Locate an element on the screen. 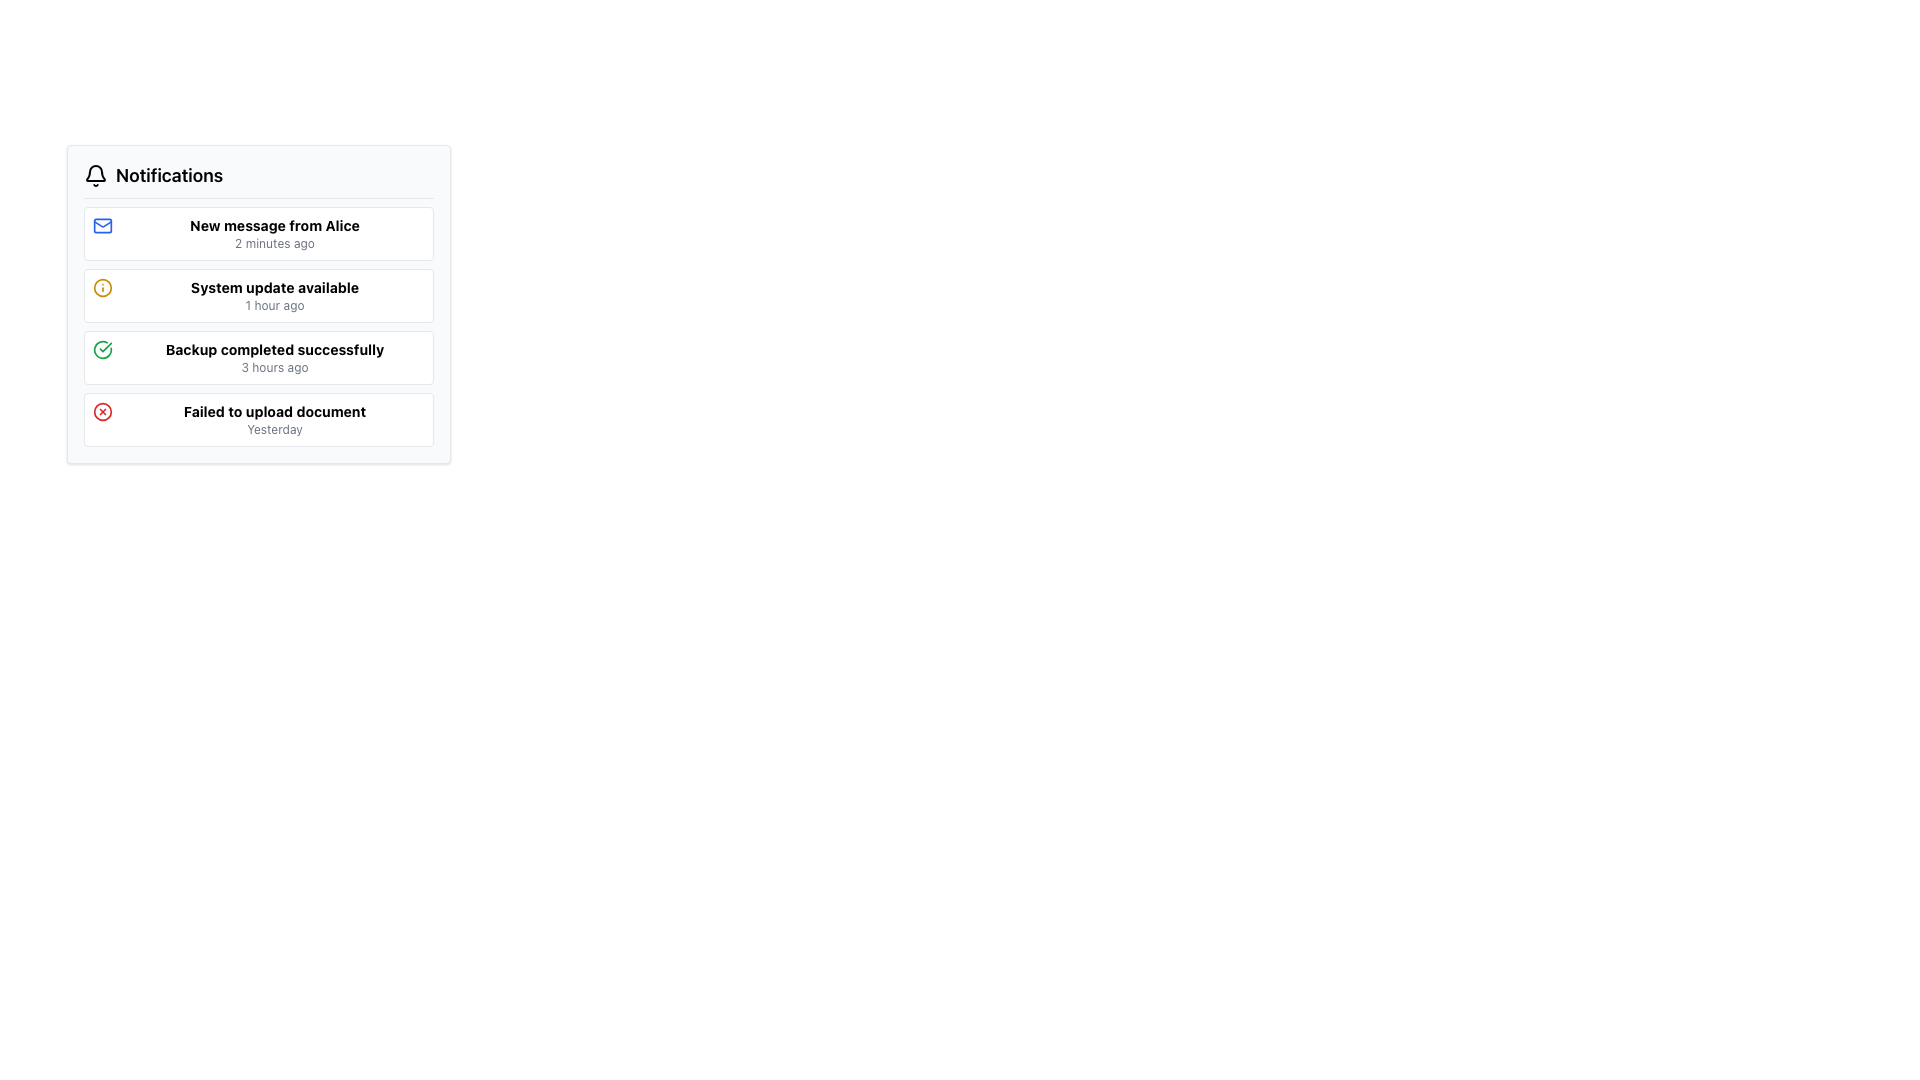  text from the first notification's title label located in the Notifications section, positioned above the timestamp '2 minutes ago' is located at coordinates (273, 225).